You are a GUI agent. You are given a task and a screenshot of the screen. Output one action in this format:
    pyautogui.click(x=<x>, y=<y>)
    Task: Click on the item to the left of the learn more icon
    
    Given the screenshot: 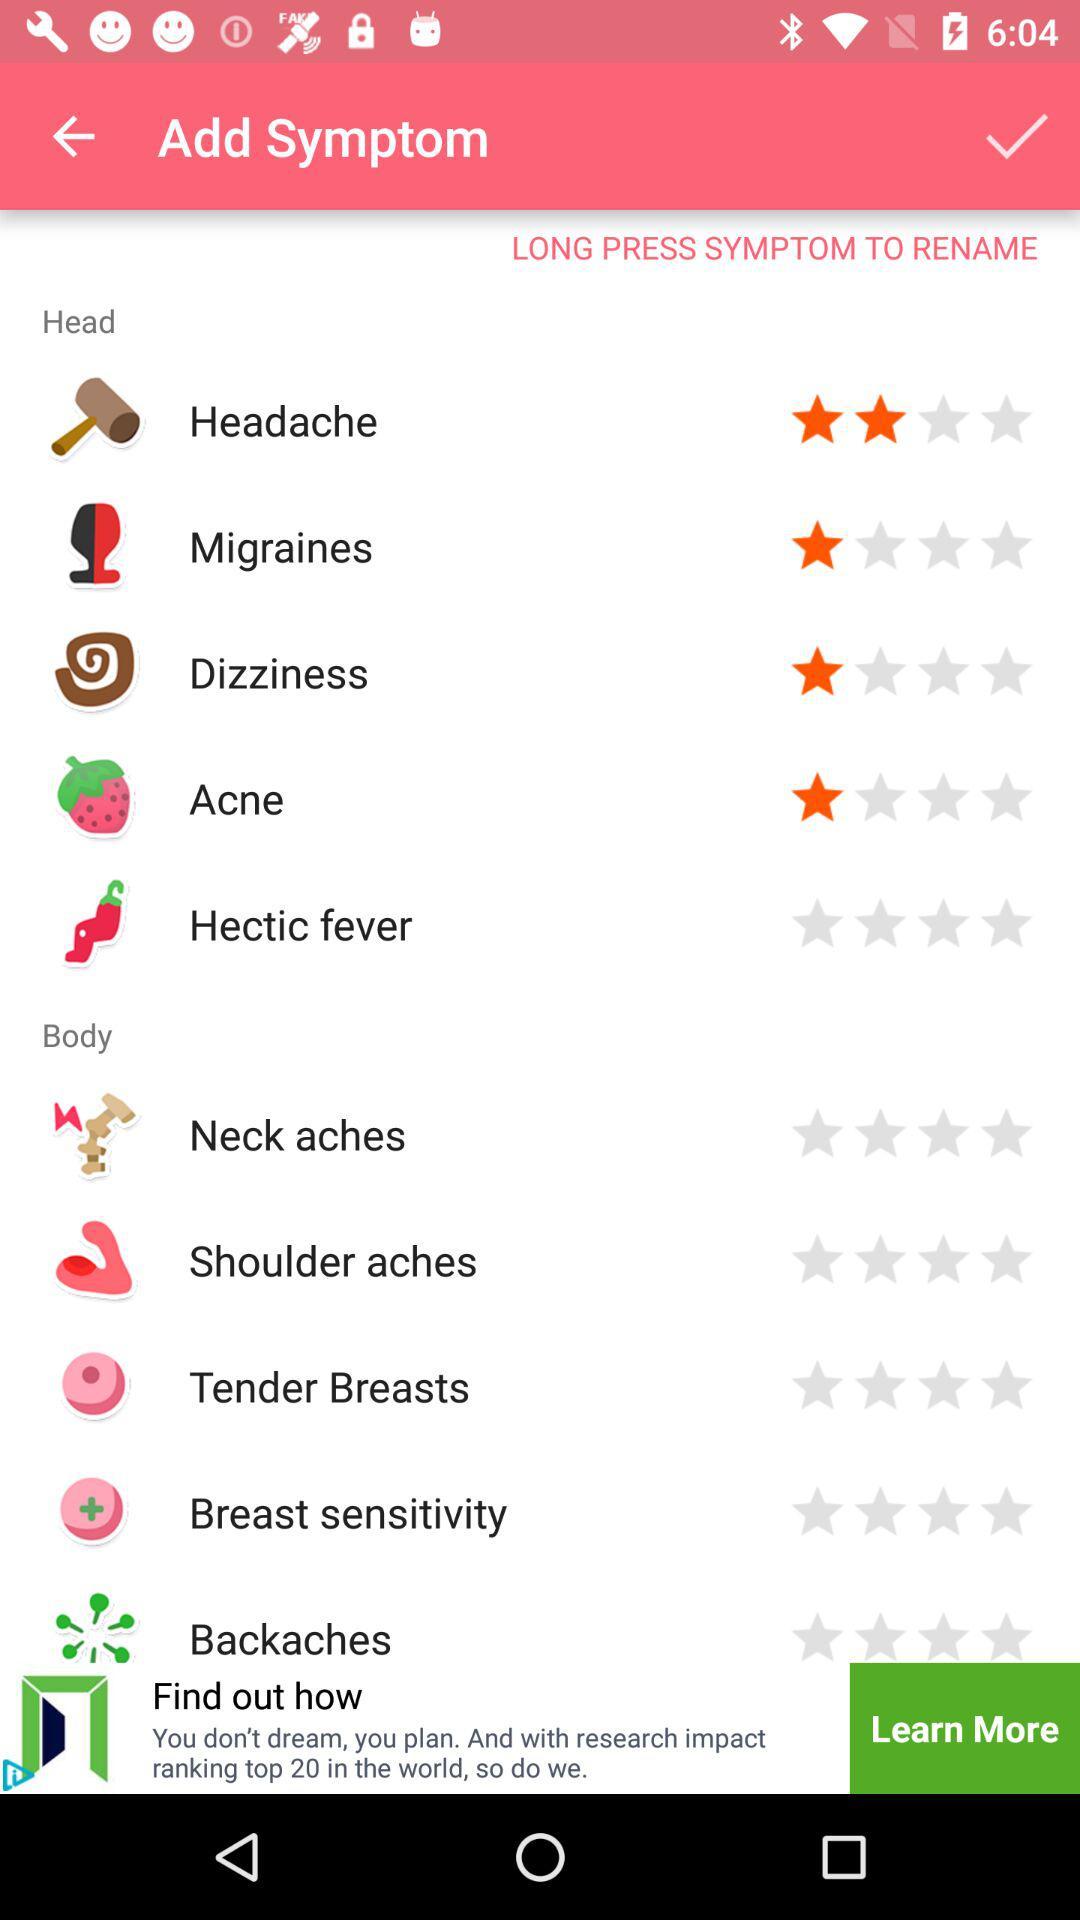 What is the action you would take?
    pyautogui.click(x=487, y=1751)
    